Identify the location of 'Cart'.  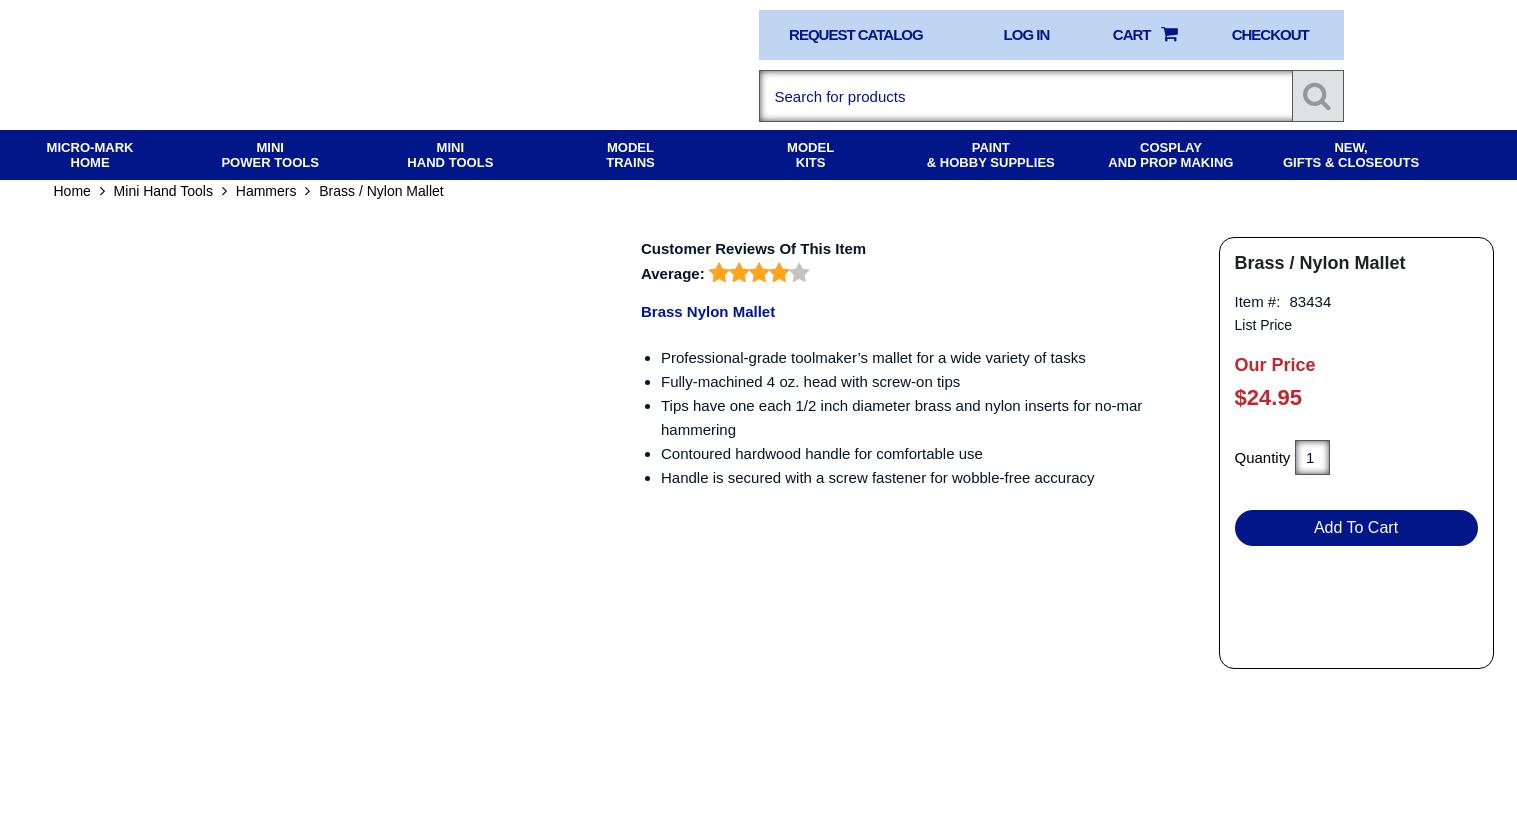
(1132, 34).